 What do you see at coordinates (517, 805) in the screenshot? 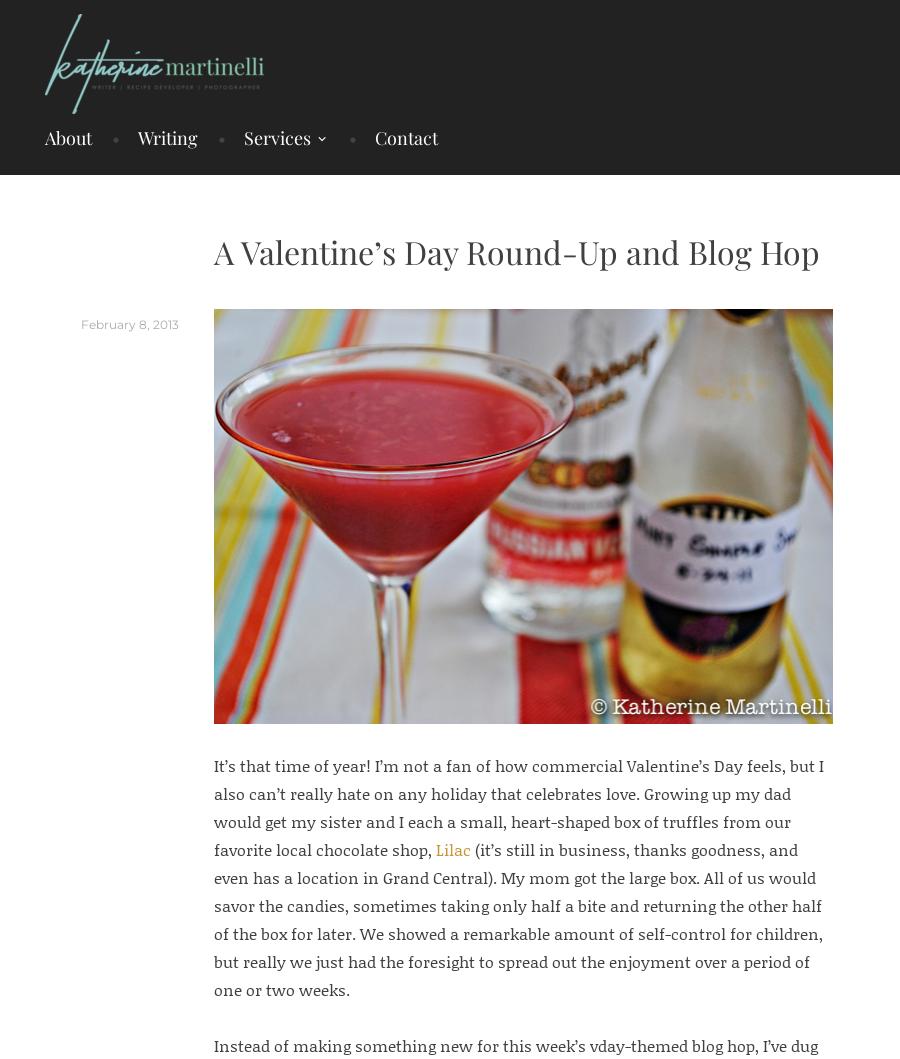
I see `'It’s that time of year! I’m not a fan of how commercial Valentine’s Day feels, but I also can’t really hate on any holiday that celebrates love. Growing up my dad would get my sister and I each a small, heart-shaped box of truffles from our favorite local chocolate shop,'` at bounding box center [517, 805].